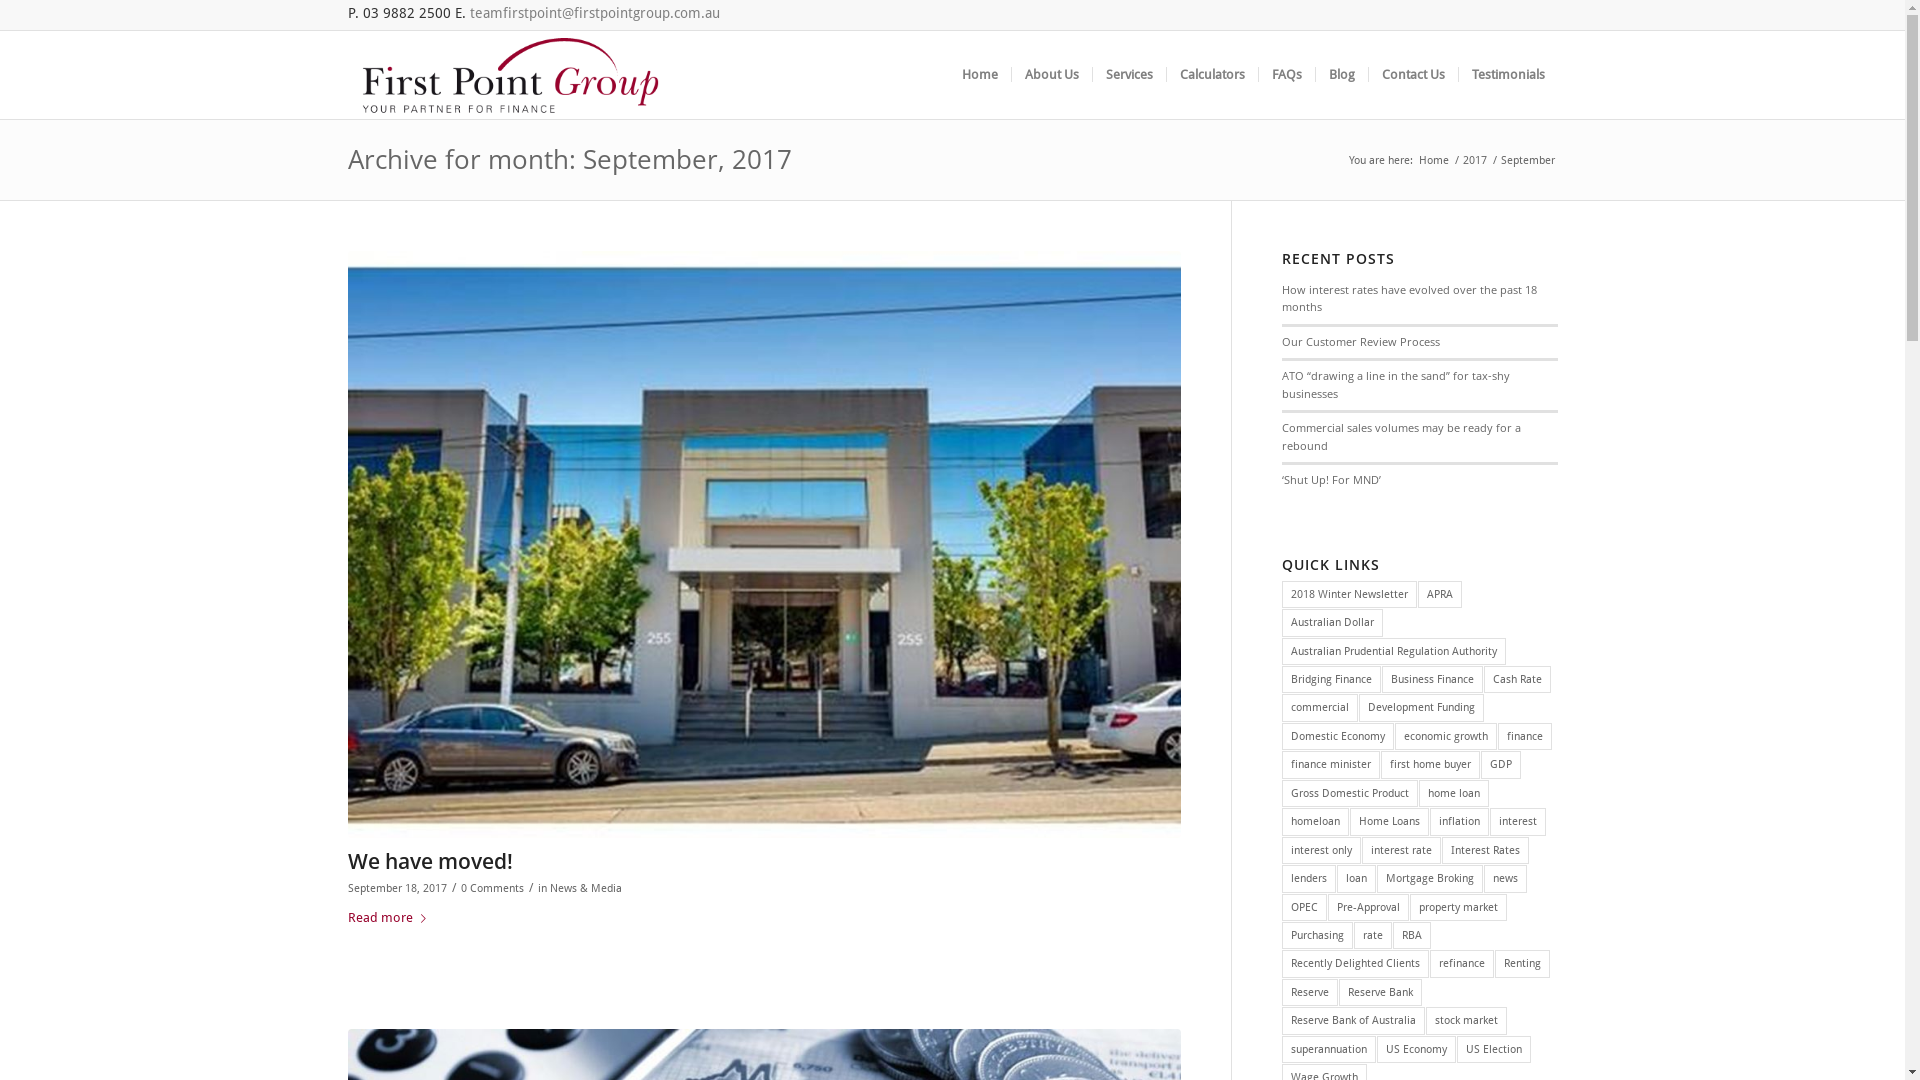  What do you see at coordinates (1210, 73) in the screenshot?
I see `'Calculators'` at bounding box center [1210, 73].